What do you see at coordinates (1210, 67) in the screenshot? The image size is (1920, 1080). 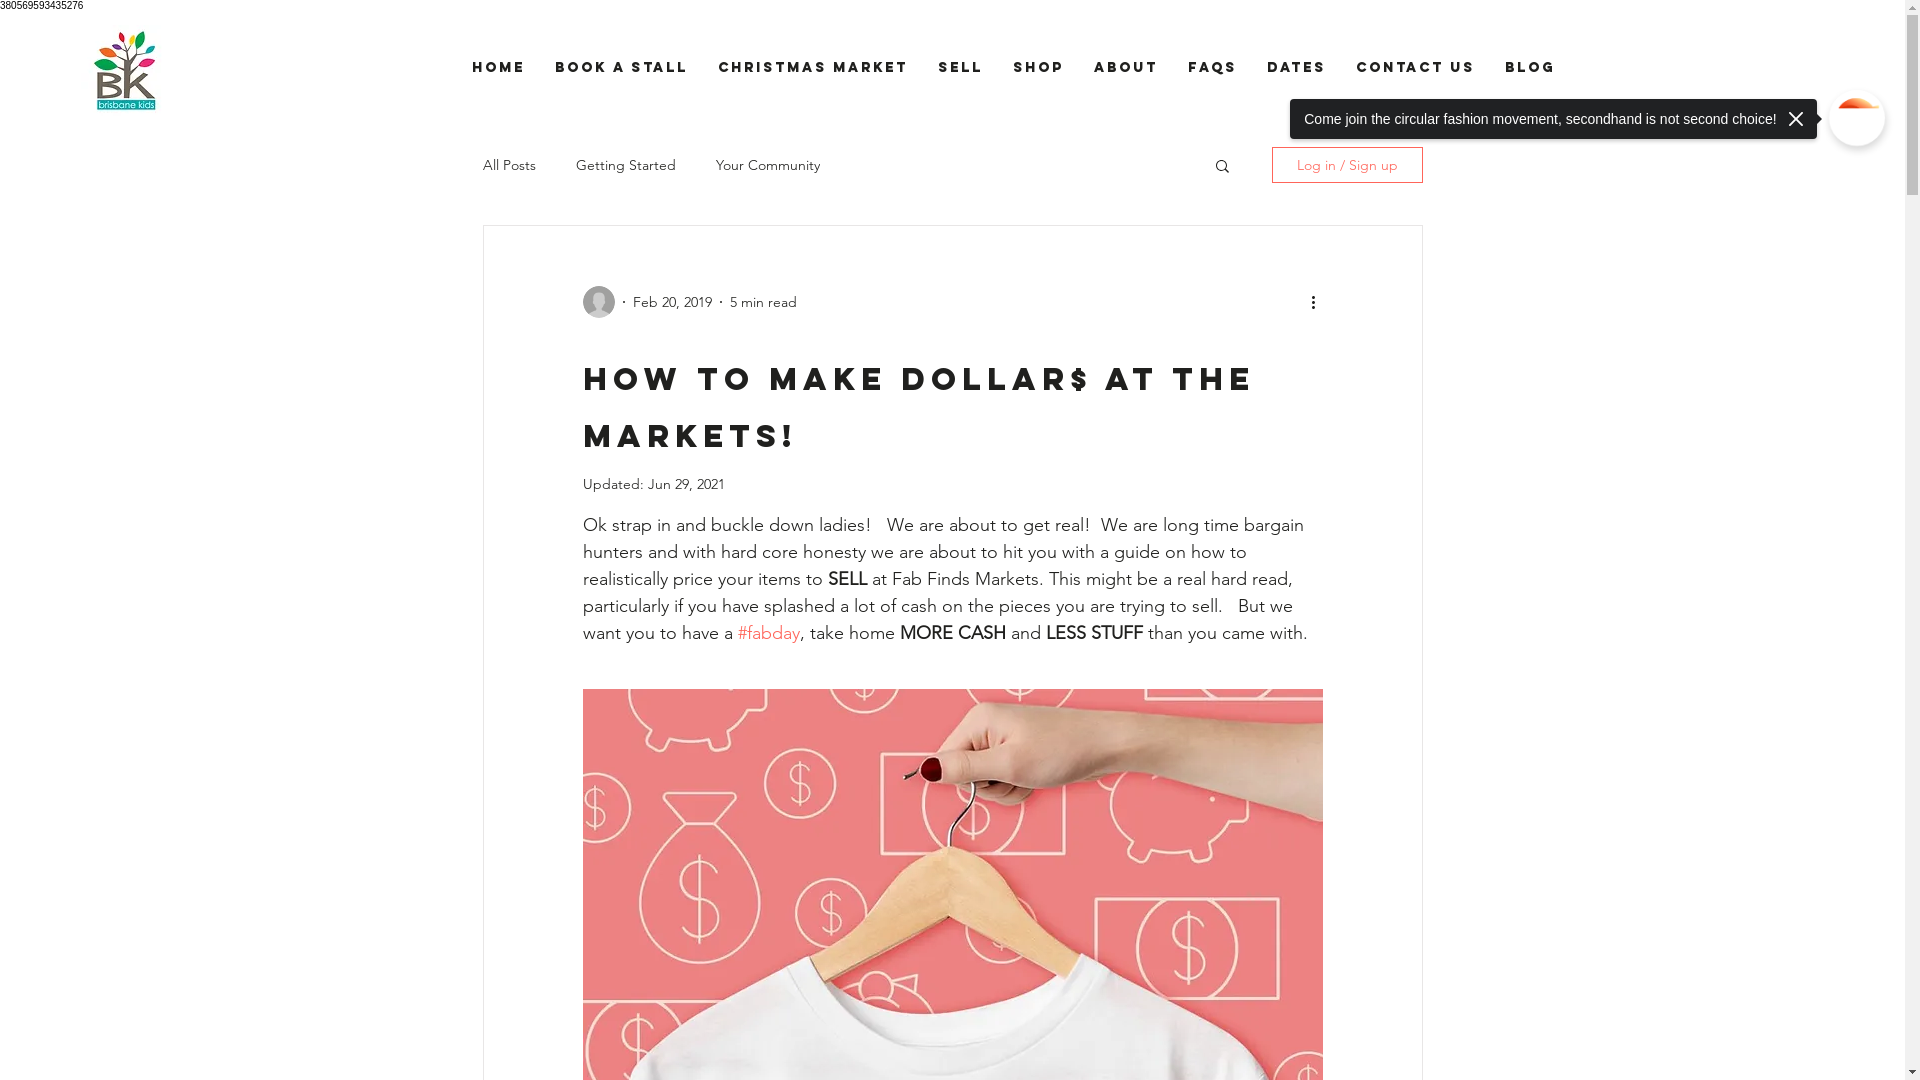 I see `'FAQS'` at bounding box center [1210, 67].